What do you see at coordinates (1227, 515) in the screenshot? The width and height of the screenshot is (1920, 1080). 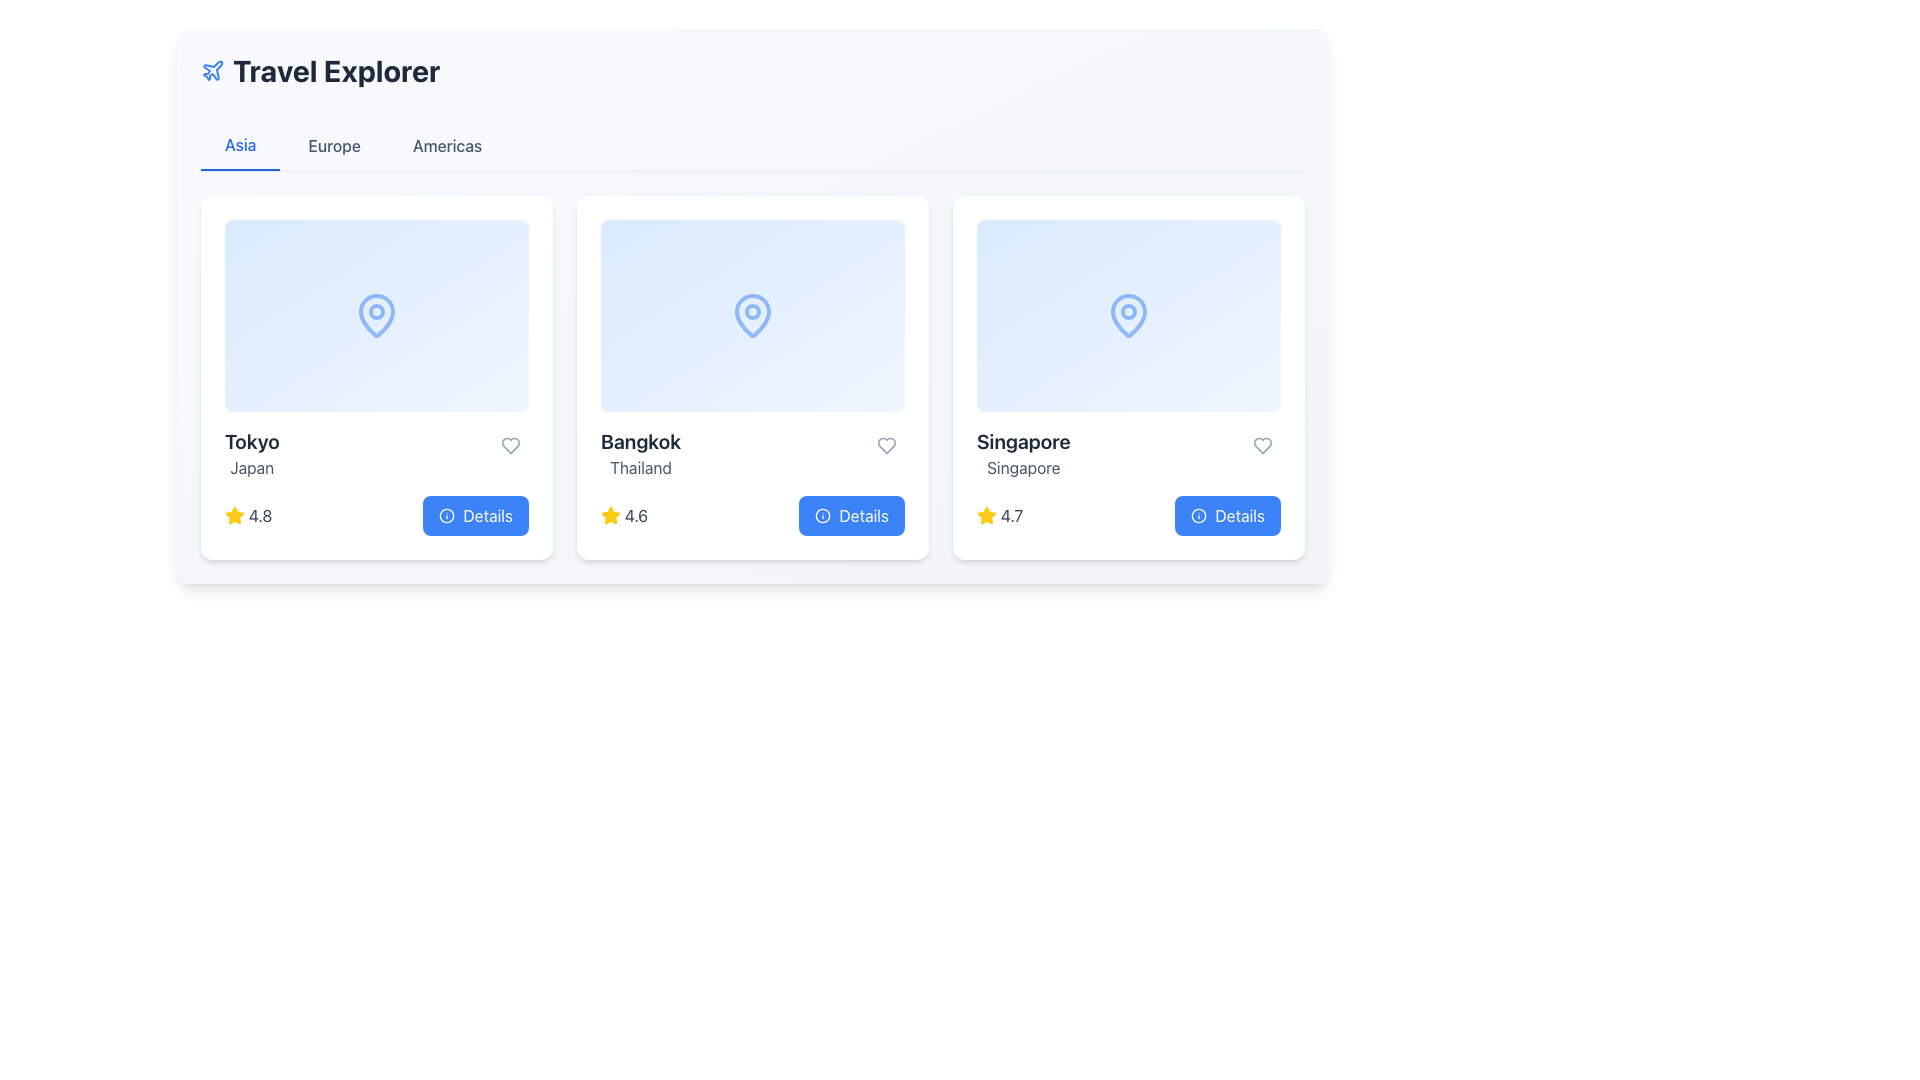 I see `the blue 'Details' button with a rounded border and an 'i' icon located at the bottom right corner of the 'Singapore' card` at bounding box center [1227, 515].